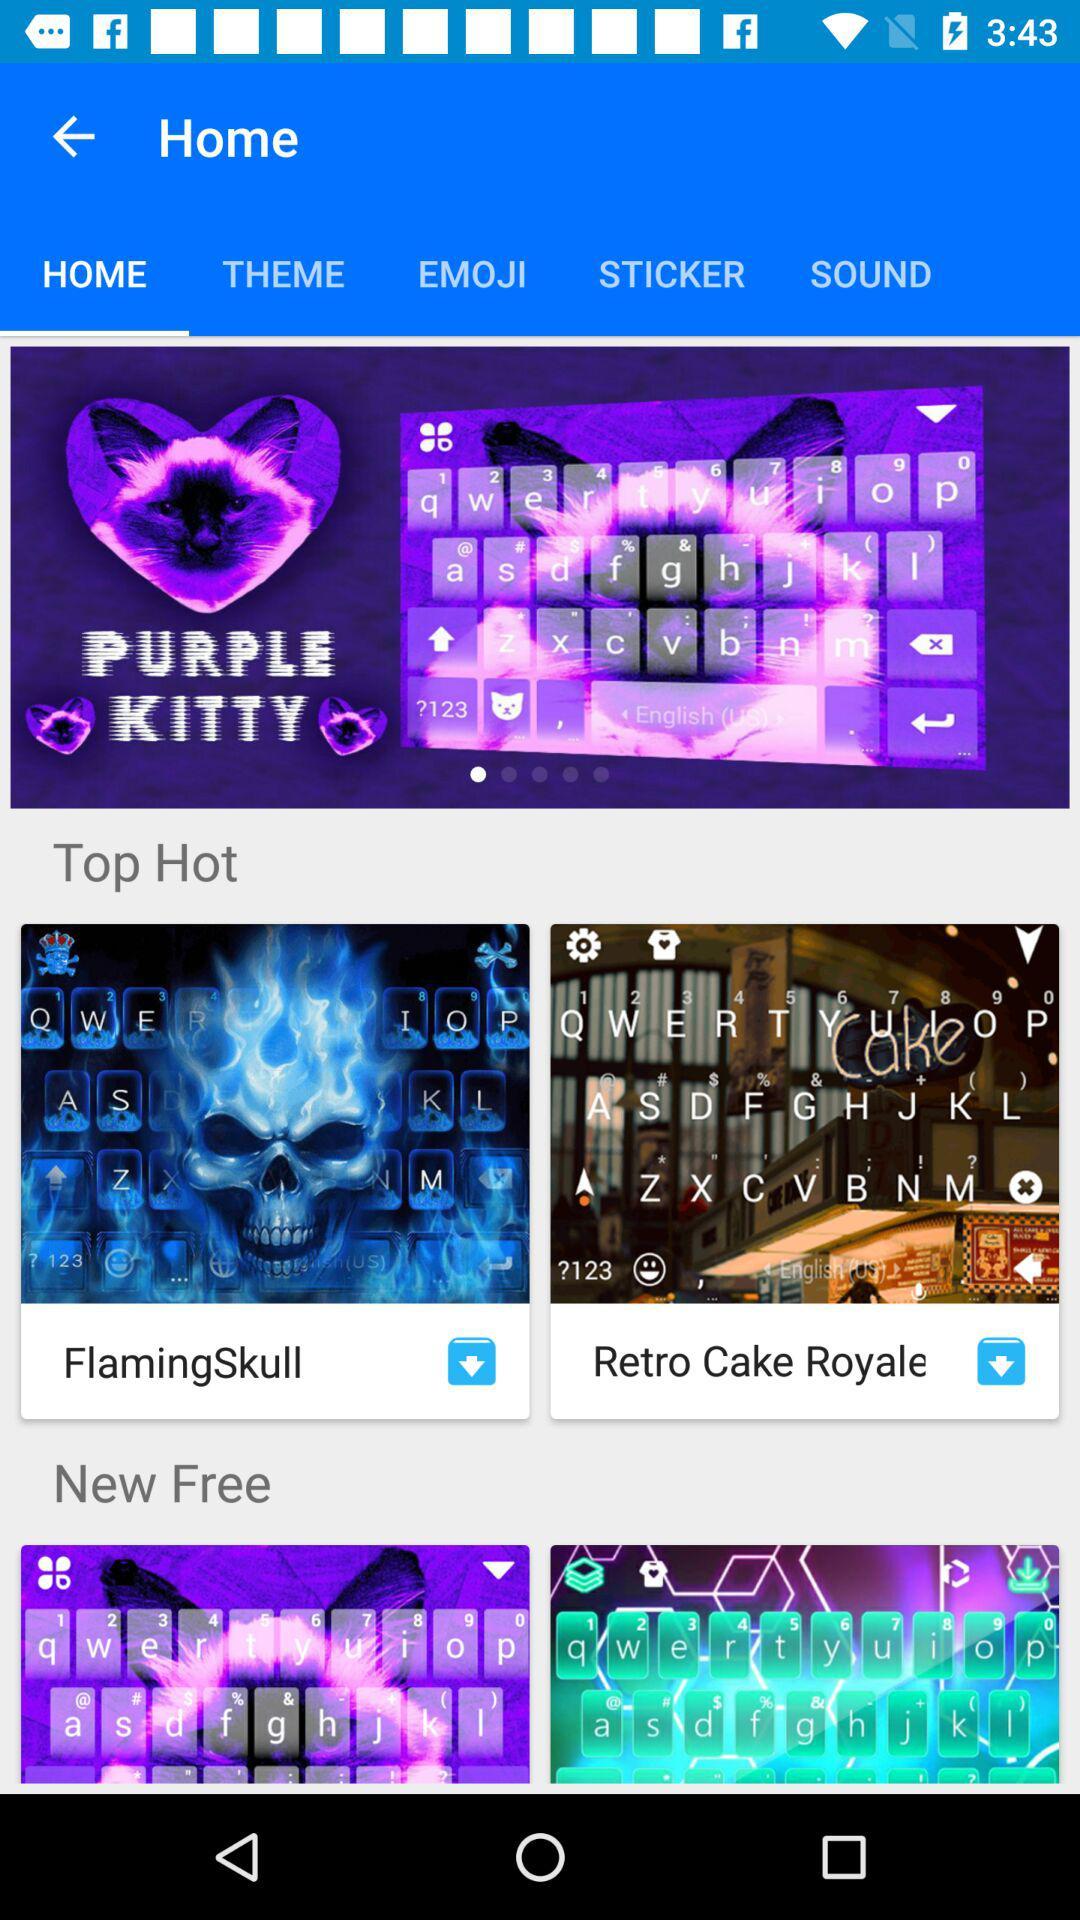  I want to click on download theme, so click(471, 1360).